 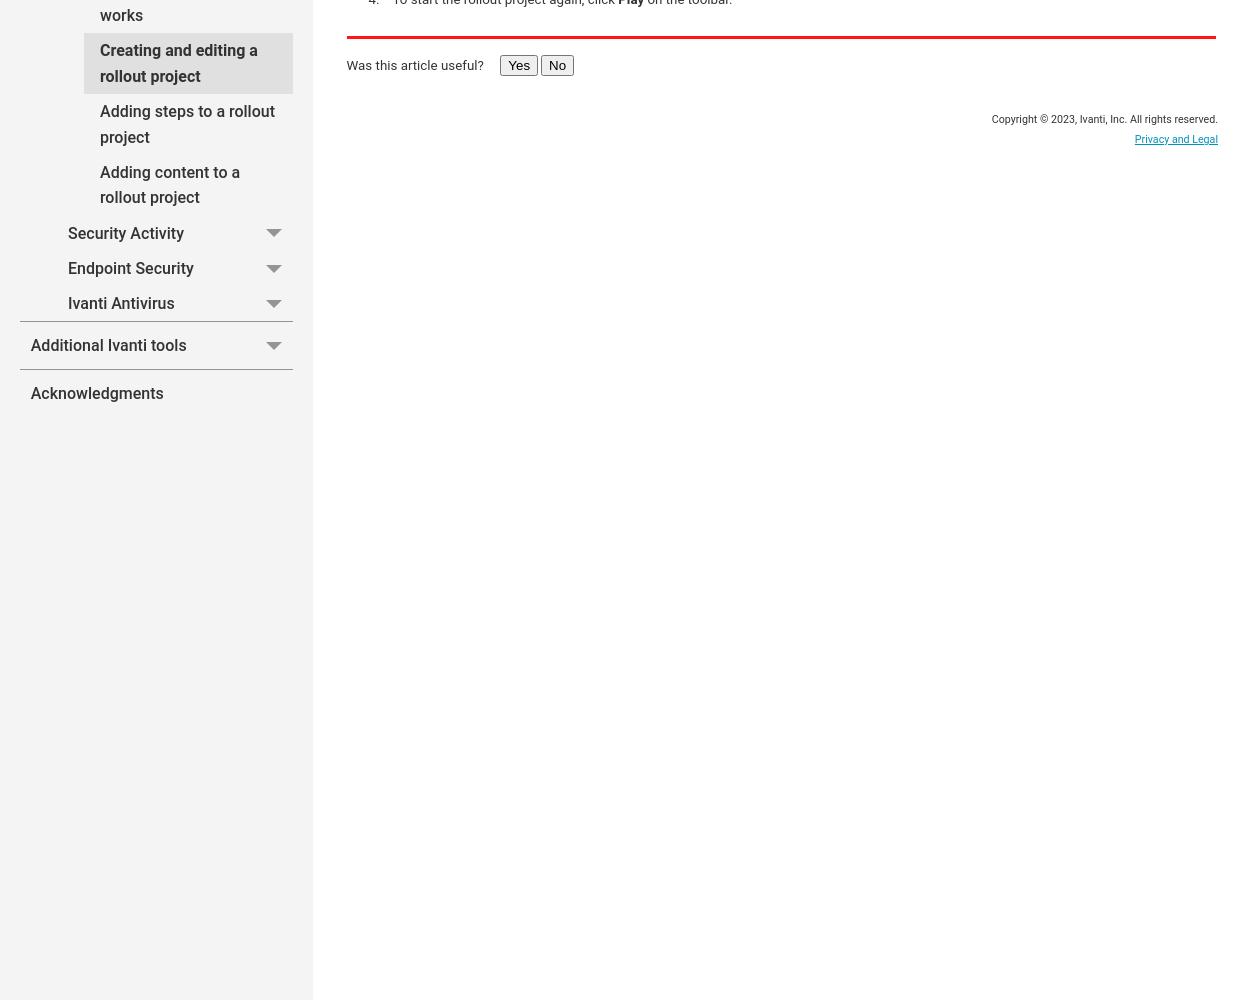 What do you see at coordinates (1176, 139) in the screenshot?
I see `'Privacy and Legal'` at bounding box center [1176, 139].